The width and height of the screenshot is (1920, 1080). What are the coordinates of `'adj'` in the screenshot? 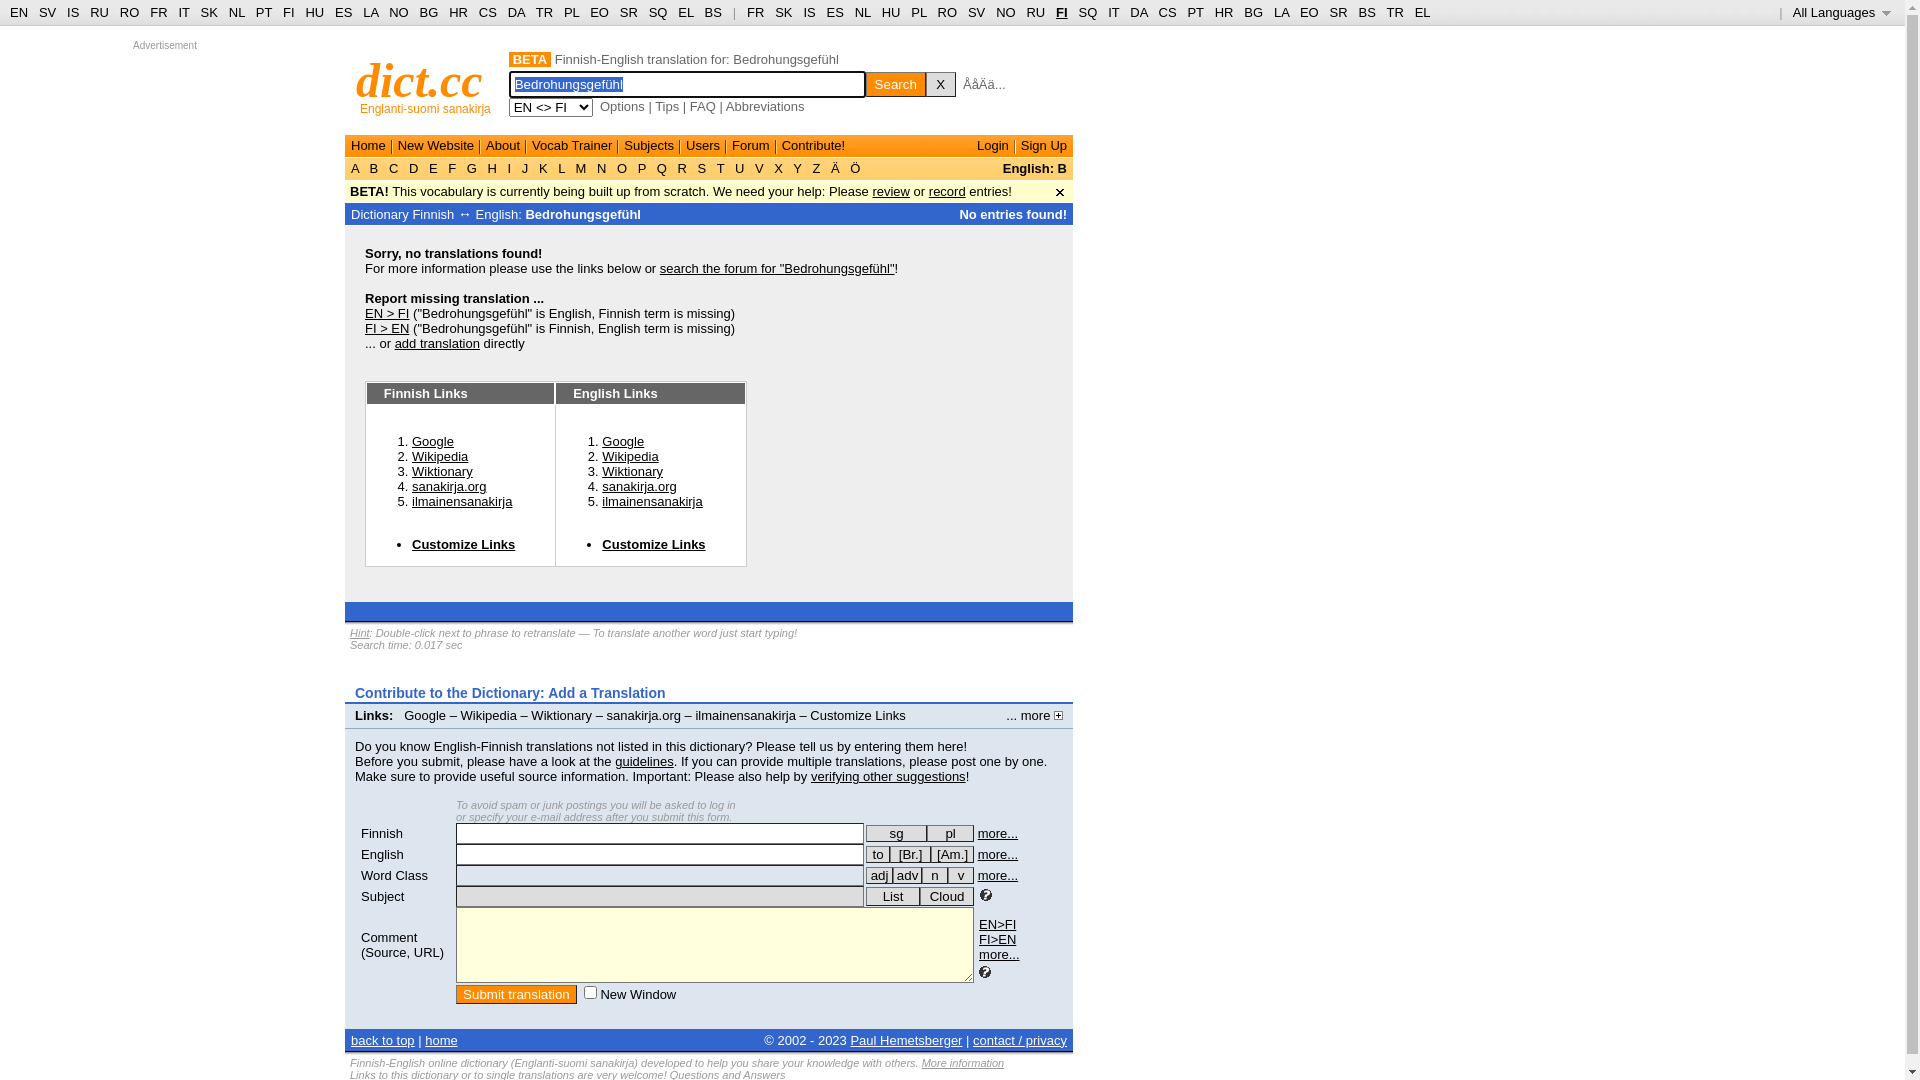 It's located at (879, 874).